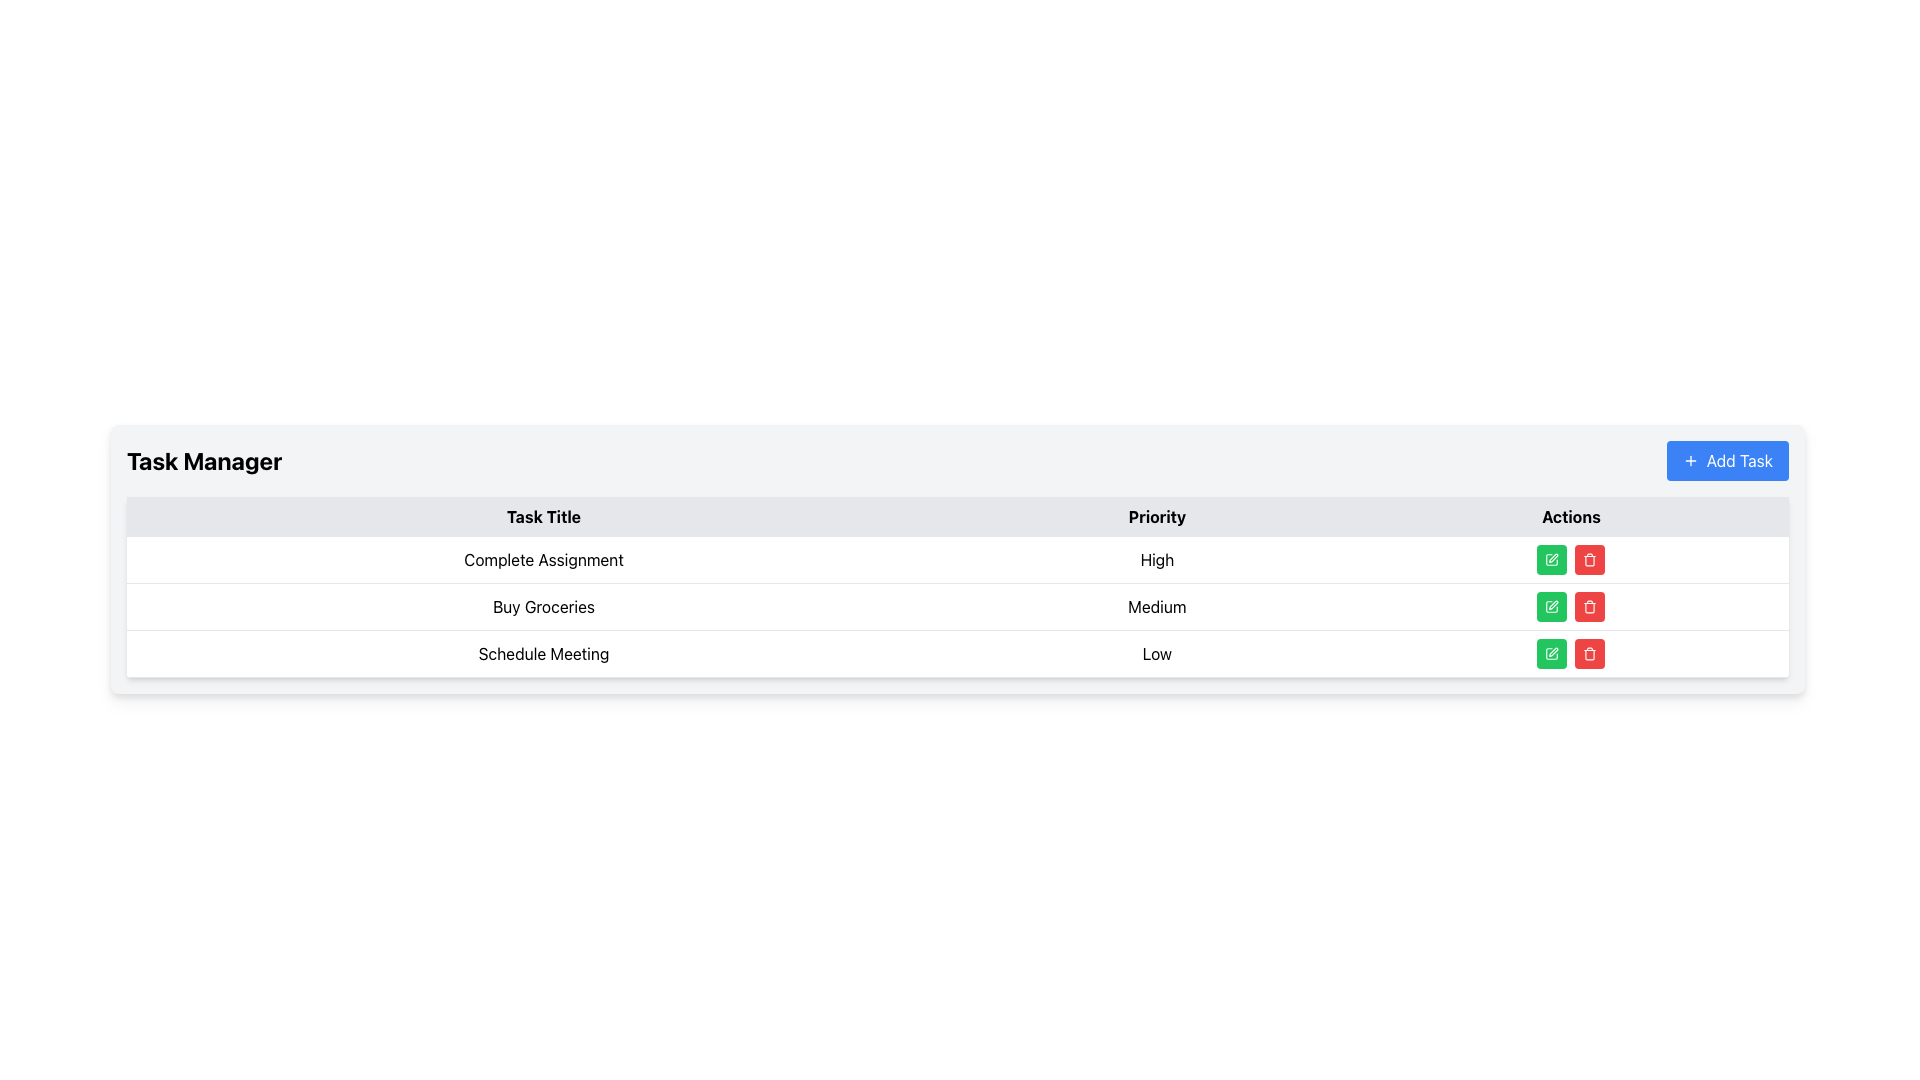 The width and height of the screenshot is (1920, 1080). Describe the element at coordinates (1569, 605) in the screenshot. I see `the red delete button located in the last column of the table row for the task 'Buy Groceries'` at that location.